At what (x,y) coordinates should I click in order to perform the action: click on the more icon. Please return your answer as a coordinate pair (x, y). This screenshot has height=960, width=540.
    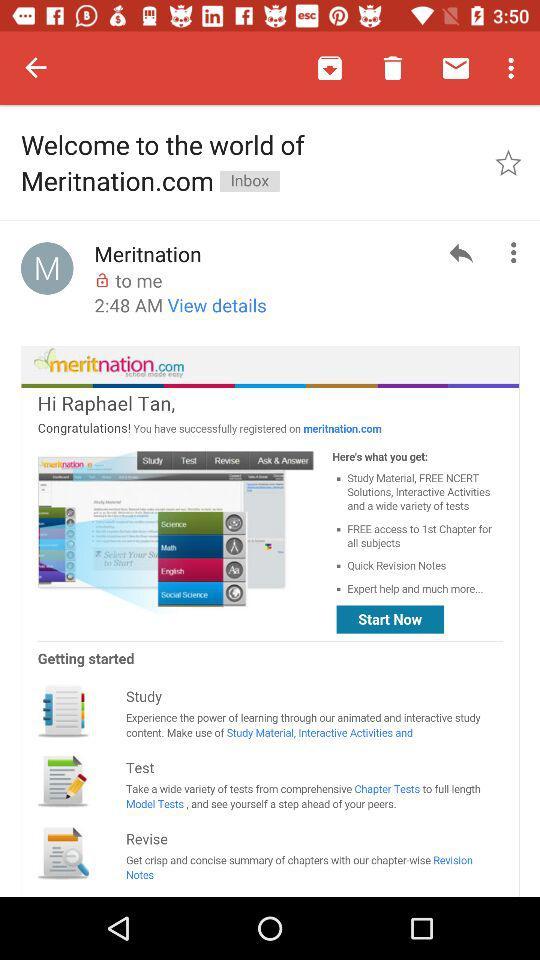
    Looking at the image, I should click on (516, 251).